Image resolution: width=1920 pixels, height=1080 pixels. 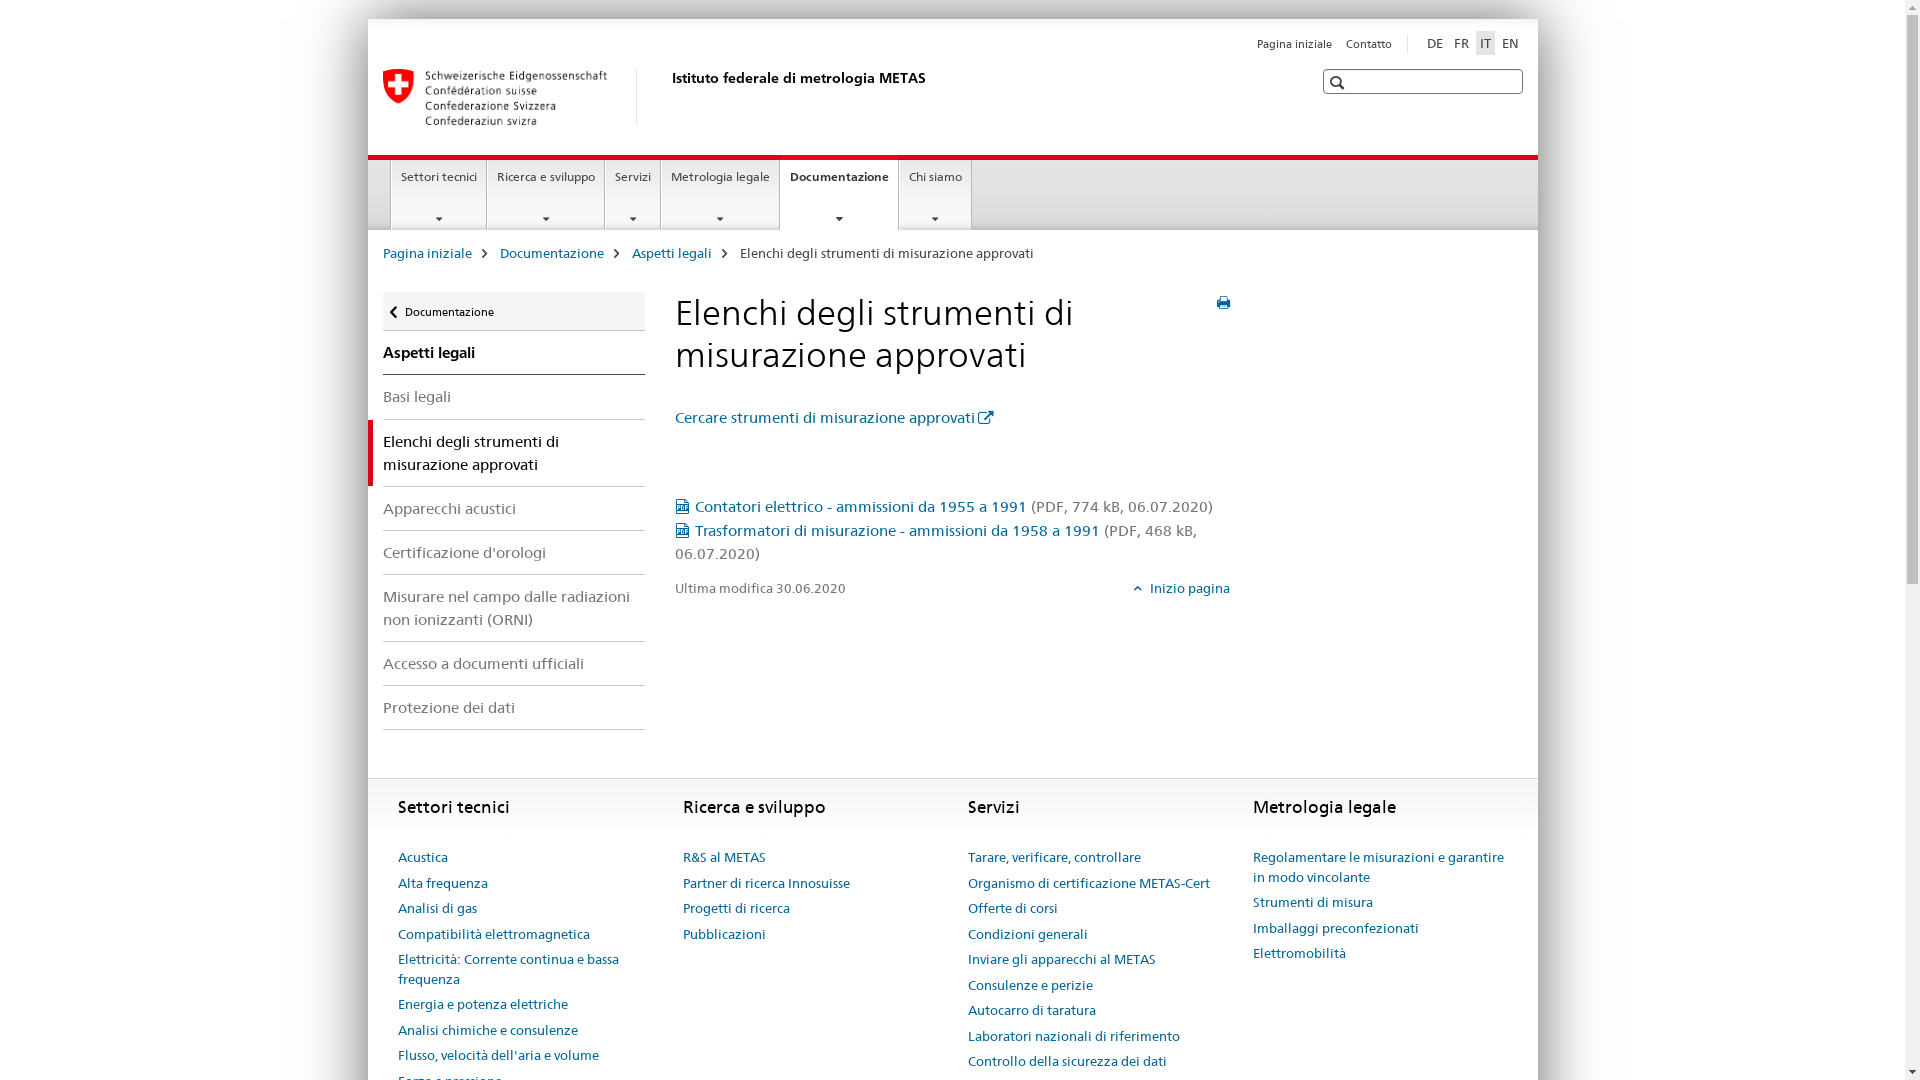 I want to click on 'FR', so click(x=1461, y=42).